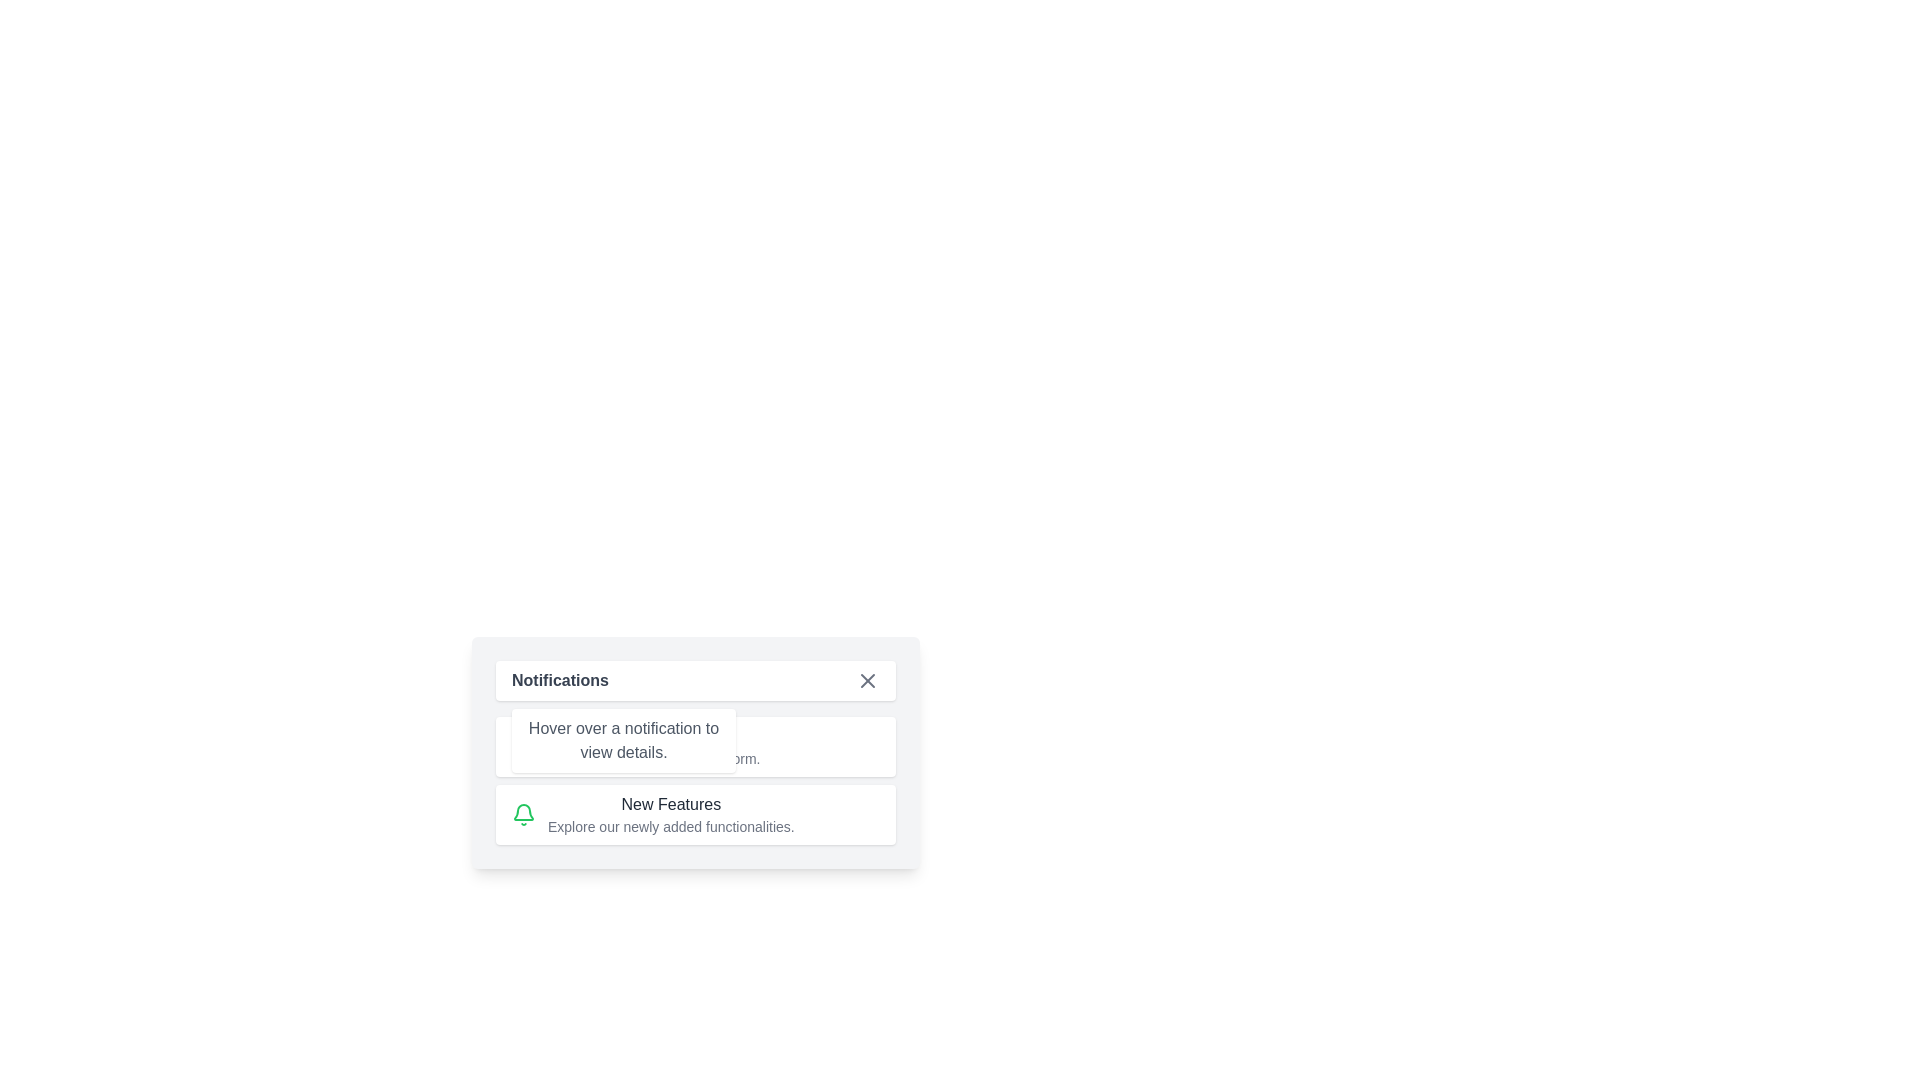  I want to click on instructional text box displaying 'Hover over a notification to view details.' which is centrally located below the 'Notifications' header and above other notification items, so click(623, 740).